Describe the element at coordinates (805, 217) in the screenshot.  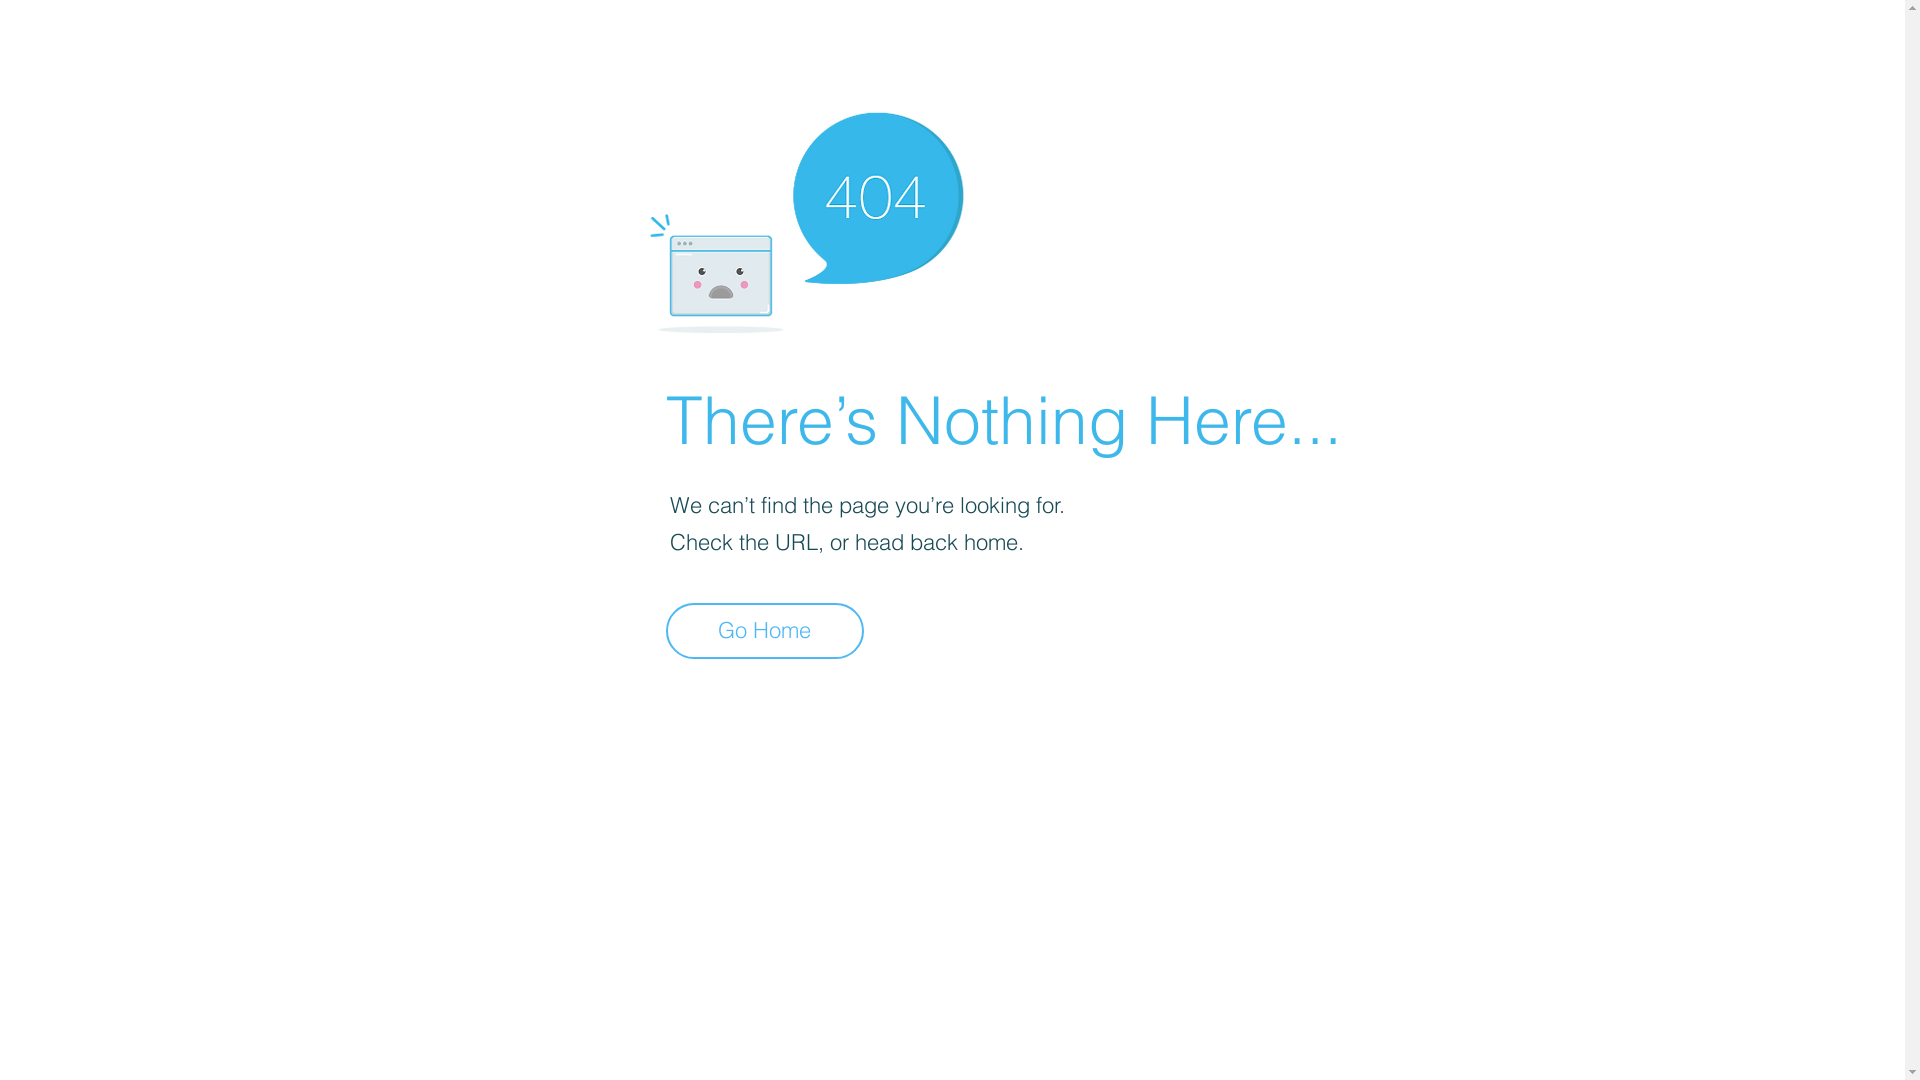
I see `'404-icon_2.png'` at that location.